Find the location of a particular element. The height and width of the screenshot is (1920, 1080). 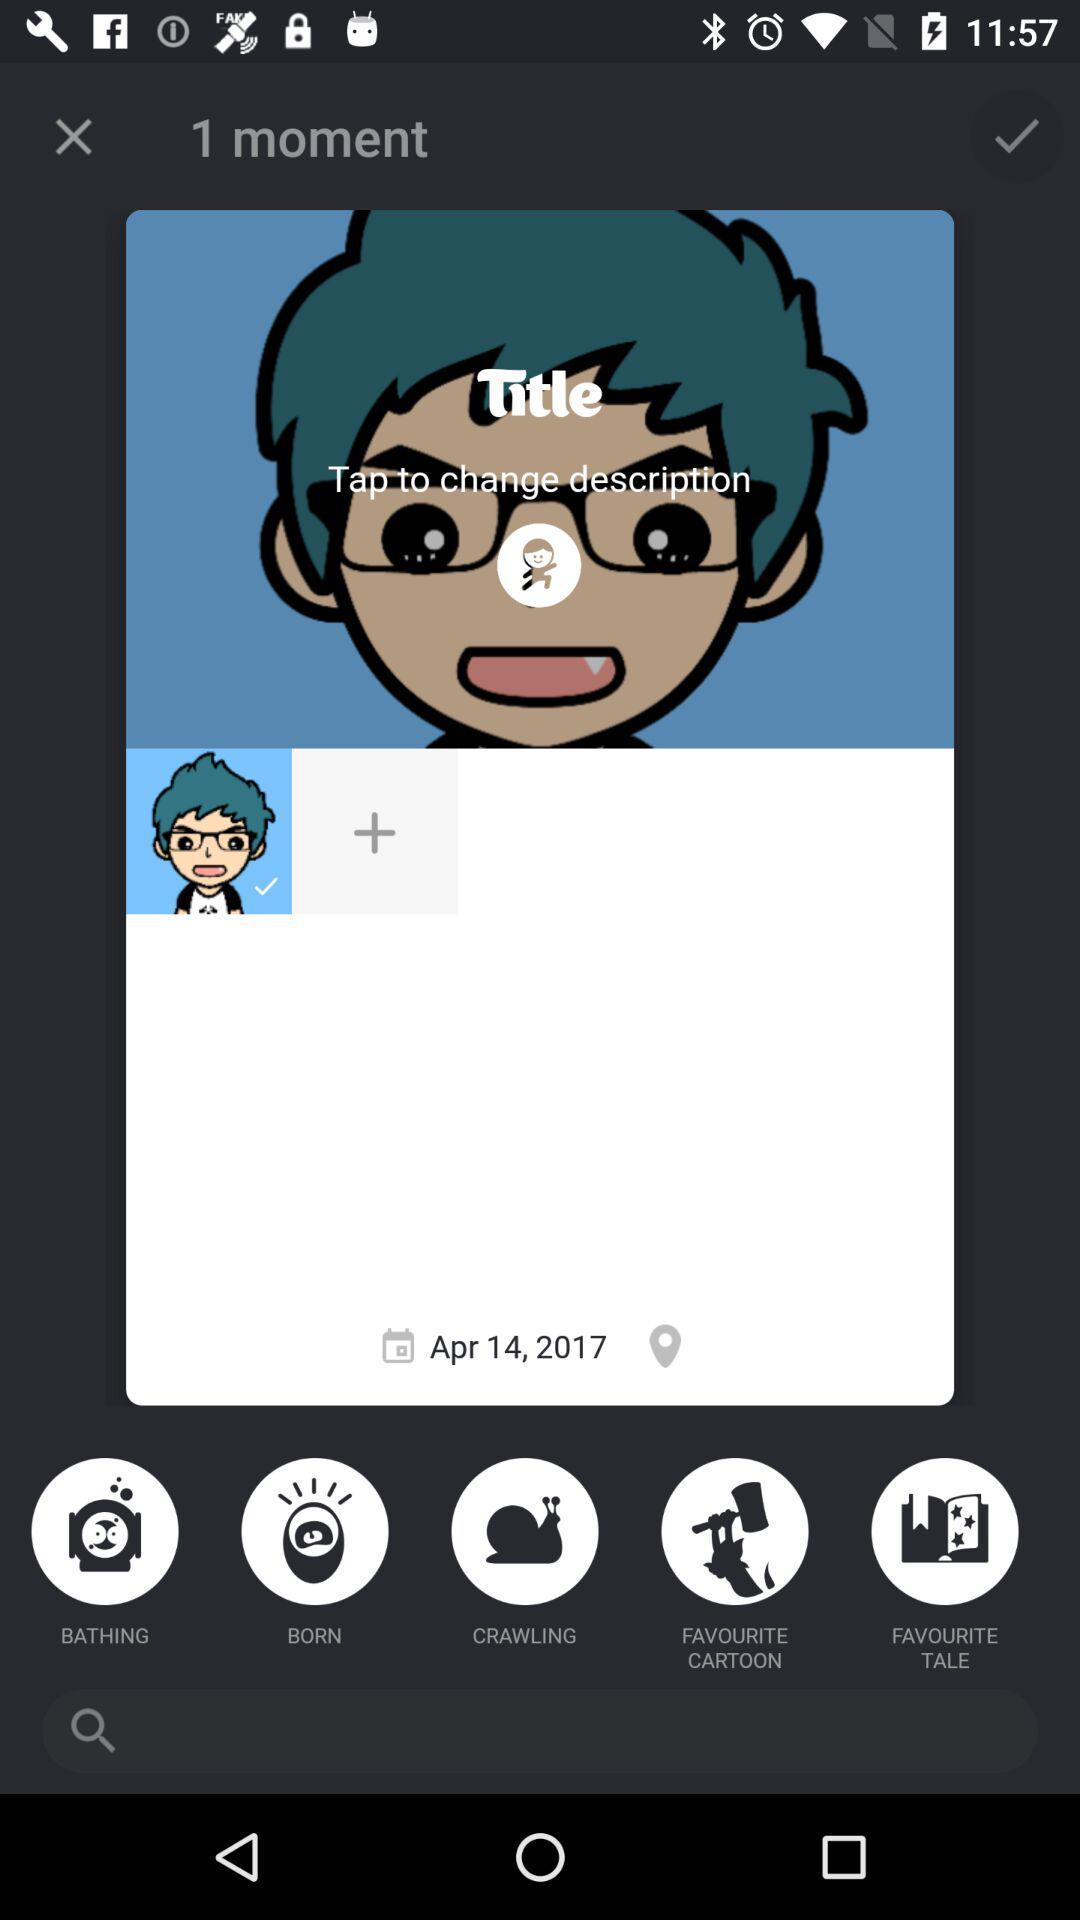

new vedios is located at coordinates (374, 831).